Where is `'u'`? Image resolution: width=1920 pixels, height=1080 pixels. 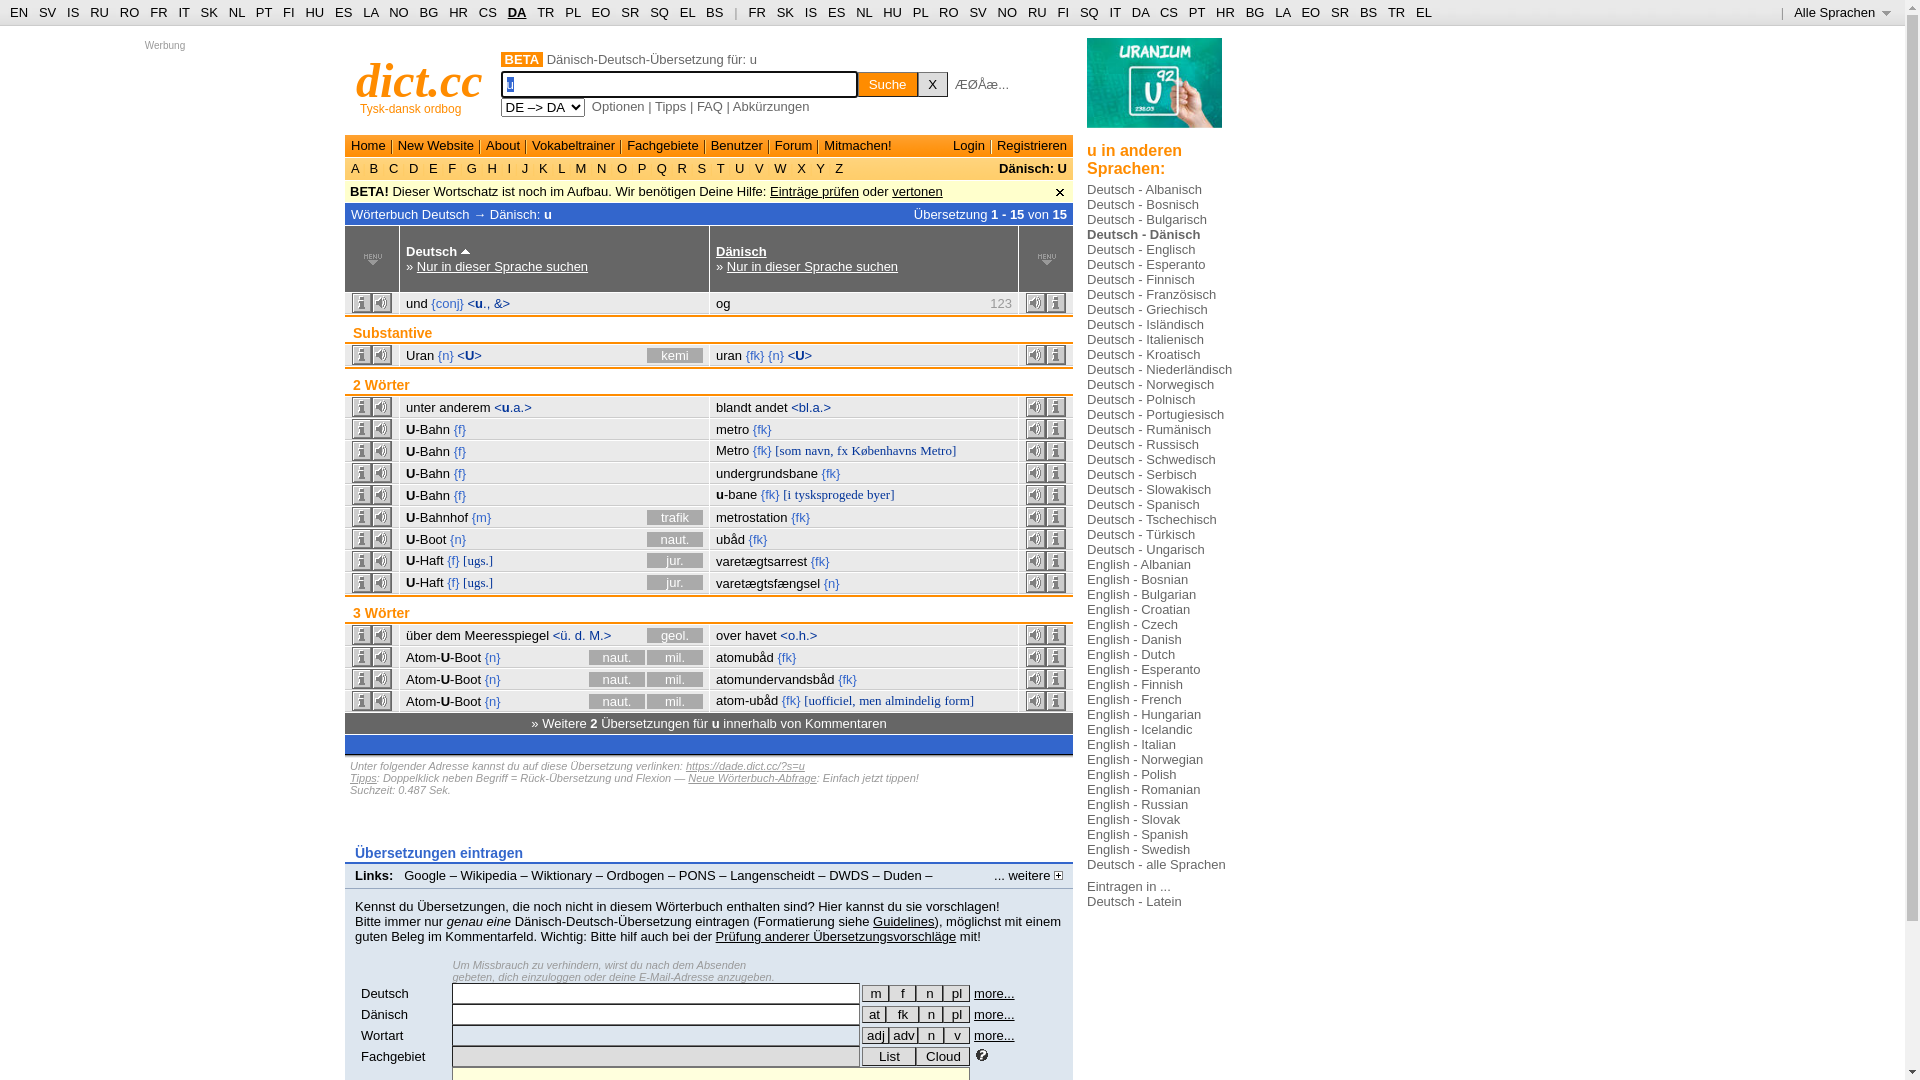 'u' is located at coordinates (547, 213).